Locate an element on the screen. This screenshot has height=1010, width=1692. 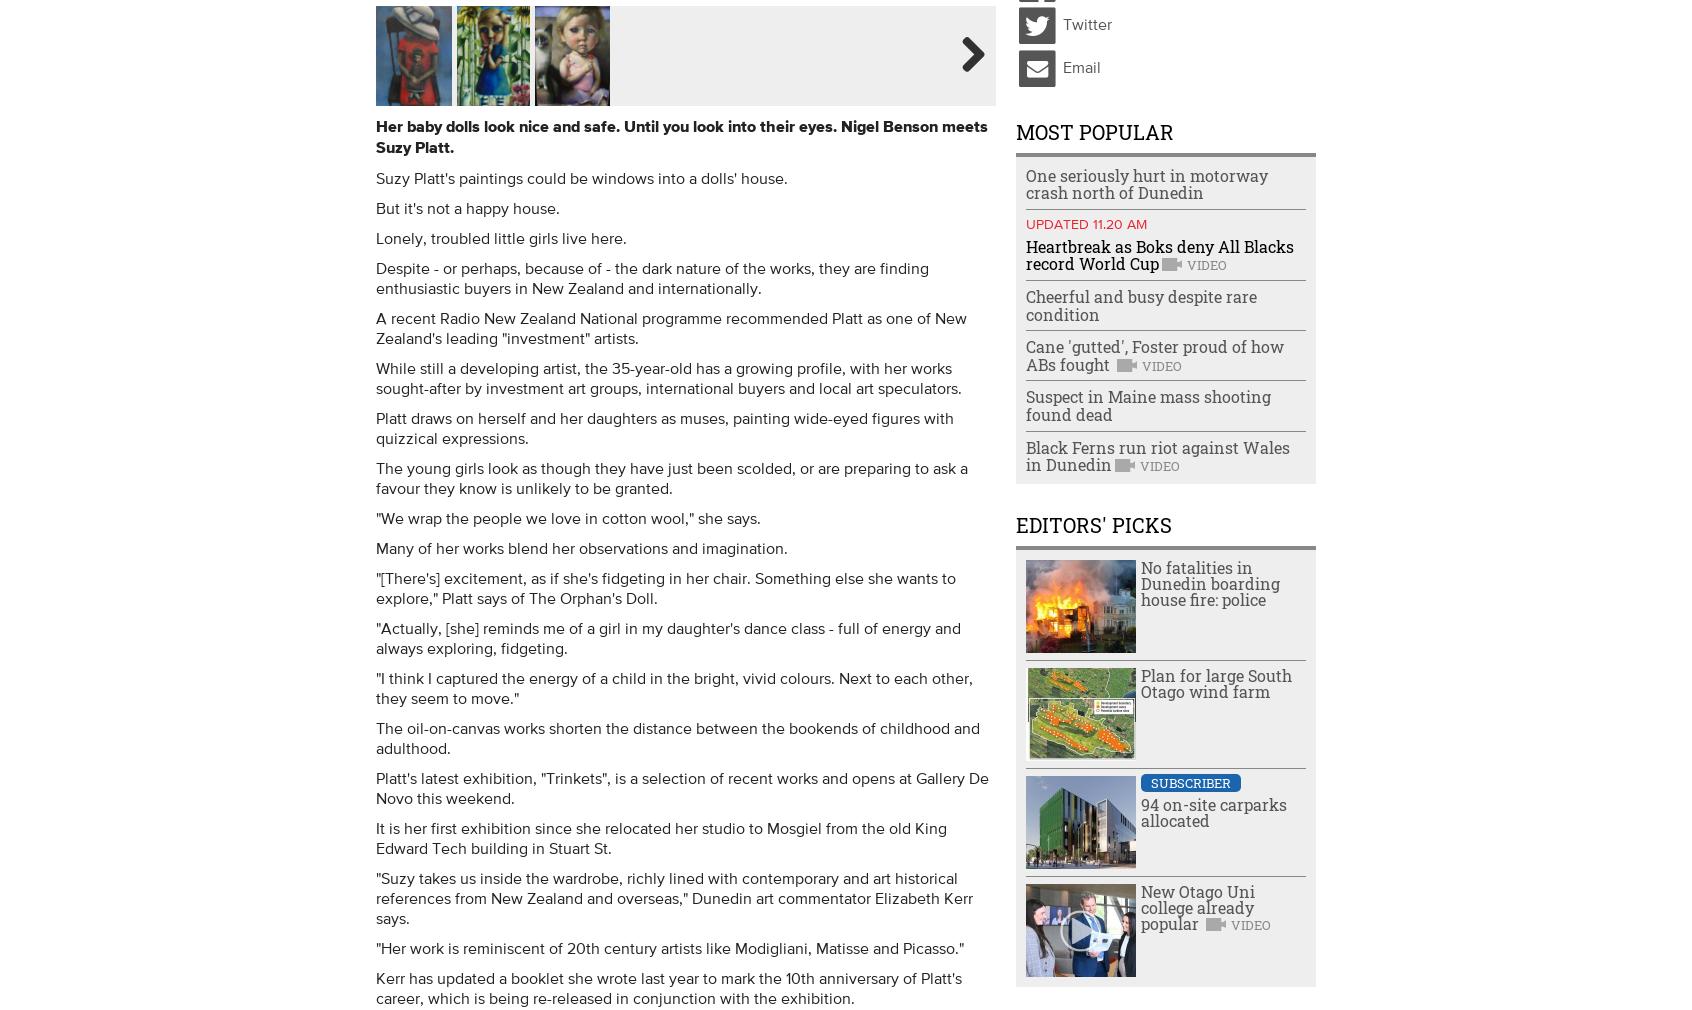
'"I think I captured the energy of a child in the bright, vivid colours. Next to each other, they seem to move."' is located at coordinates (674, 687).